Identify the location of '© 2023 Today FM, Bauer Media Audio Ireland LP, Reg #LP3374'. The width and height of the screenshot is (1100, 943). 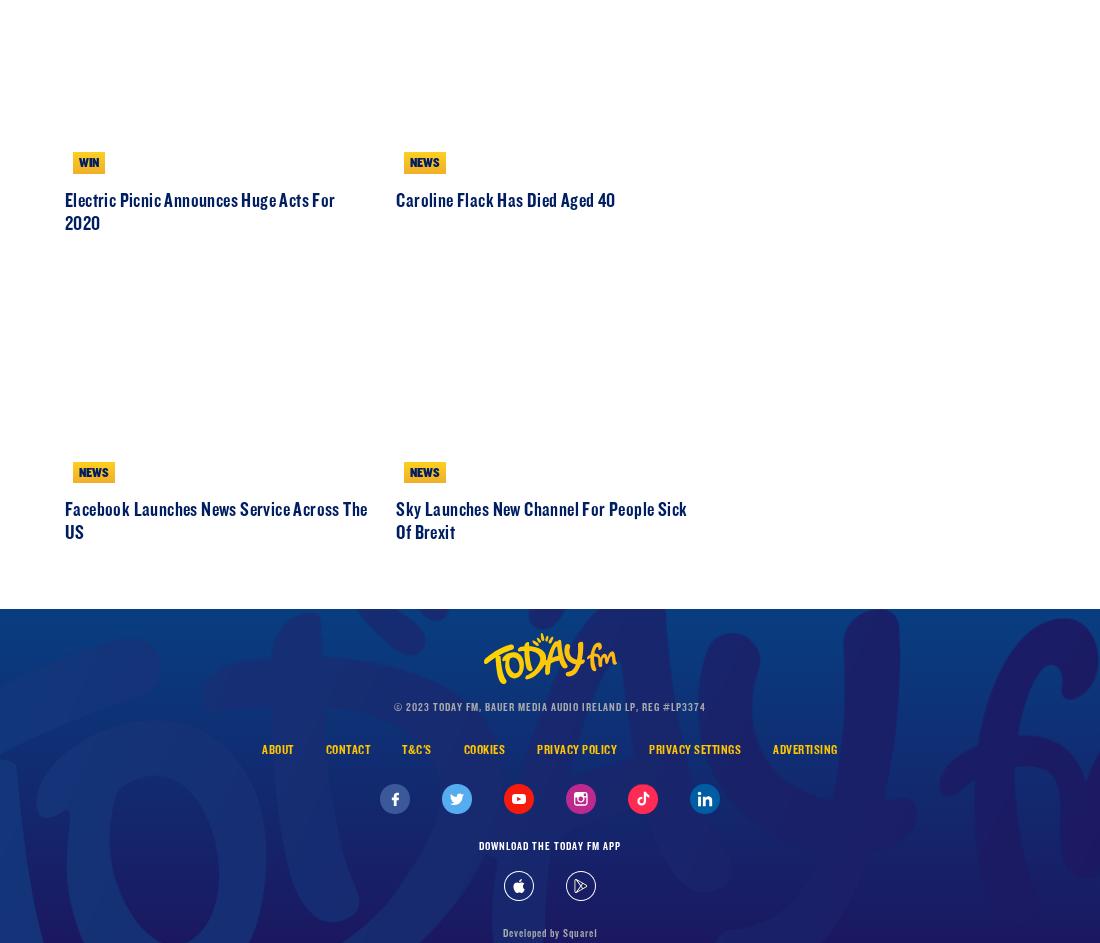
(550, 789).